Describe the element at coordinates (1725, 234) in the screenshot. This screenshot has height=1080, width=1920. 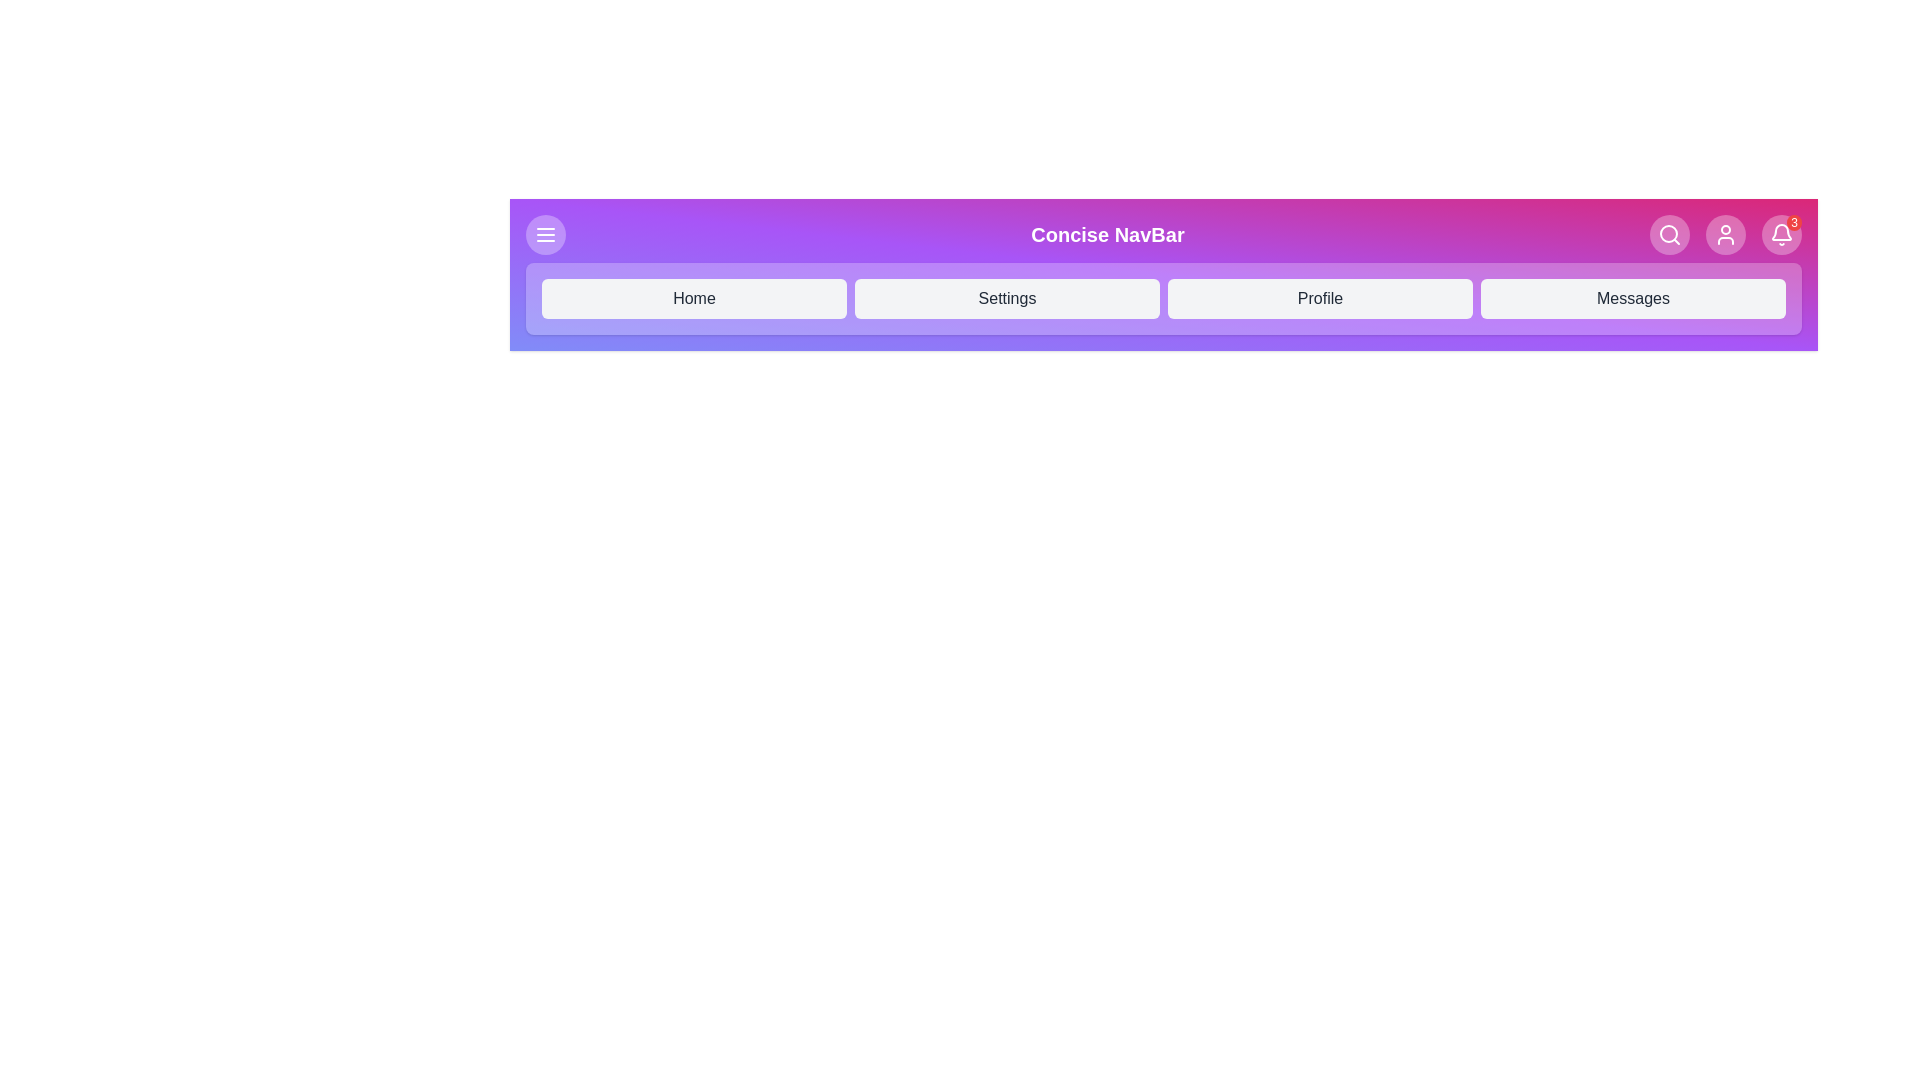
I see `the user profile icon to access the user profile options` at that location.